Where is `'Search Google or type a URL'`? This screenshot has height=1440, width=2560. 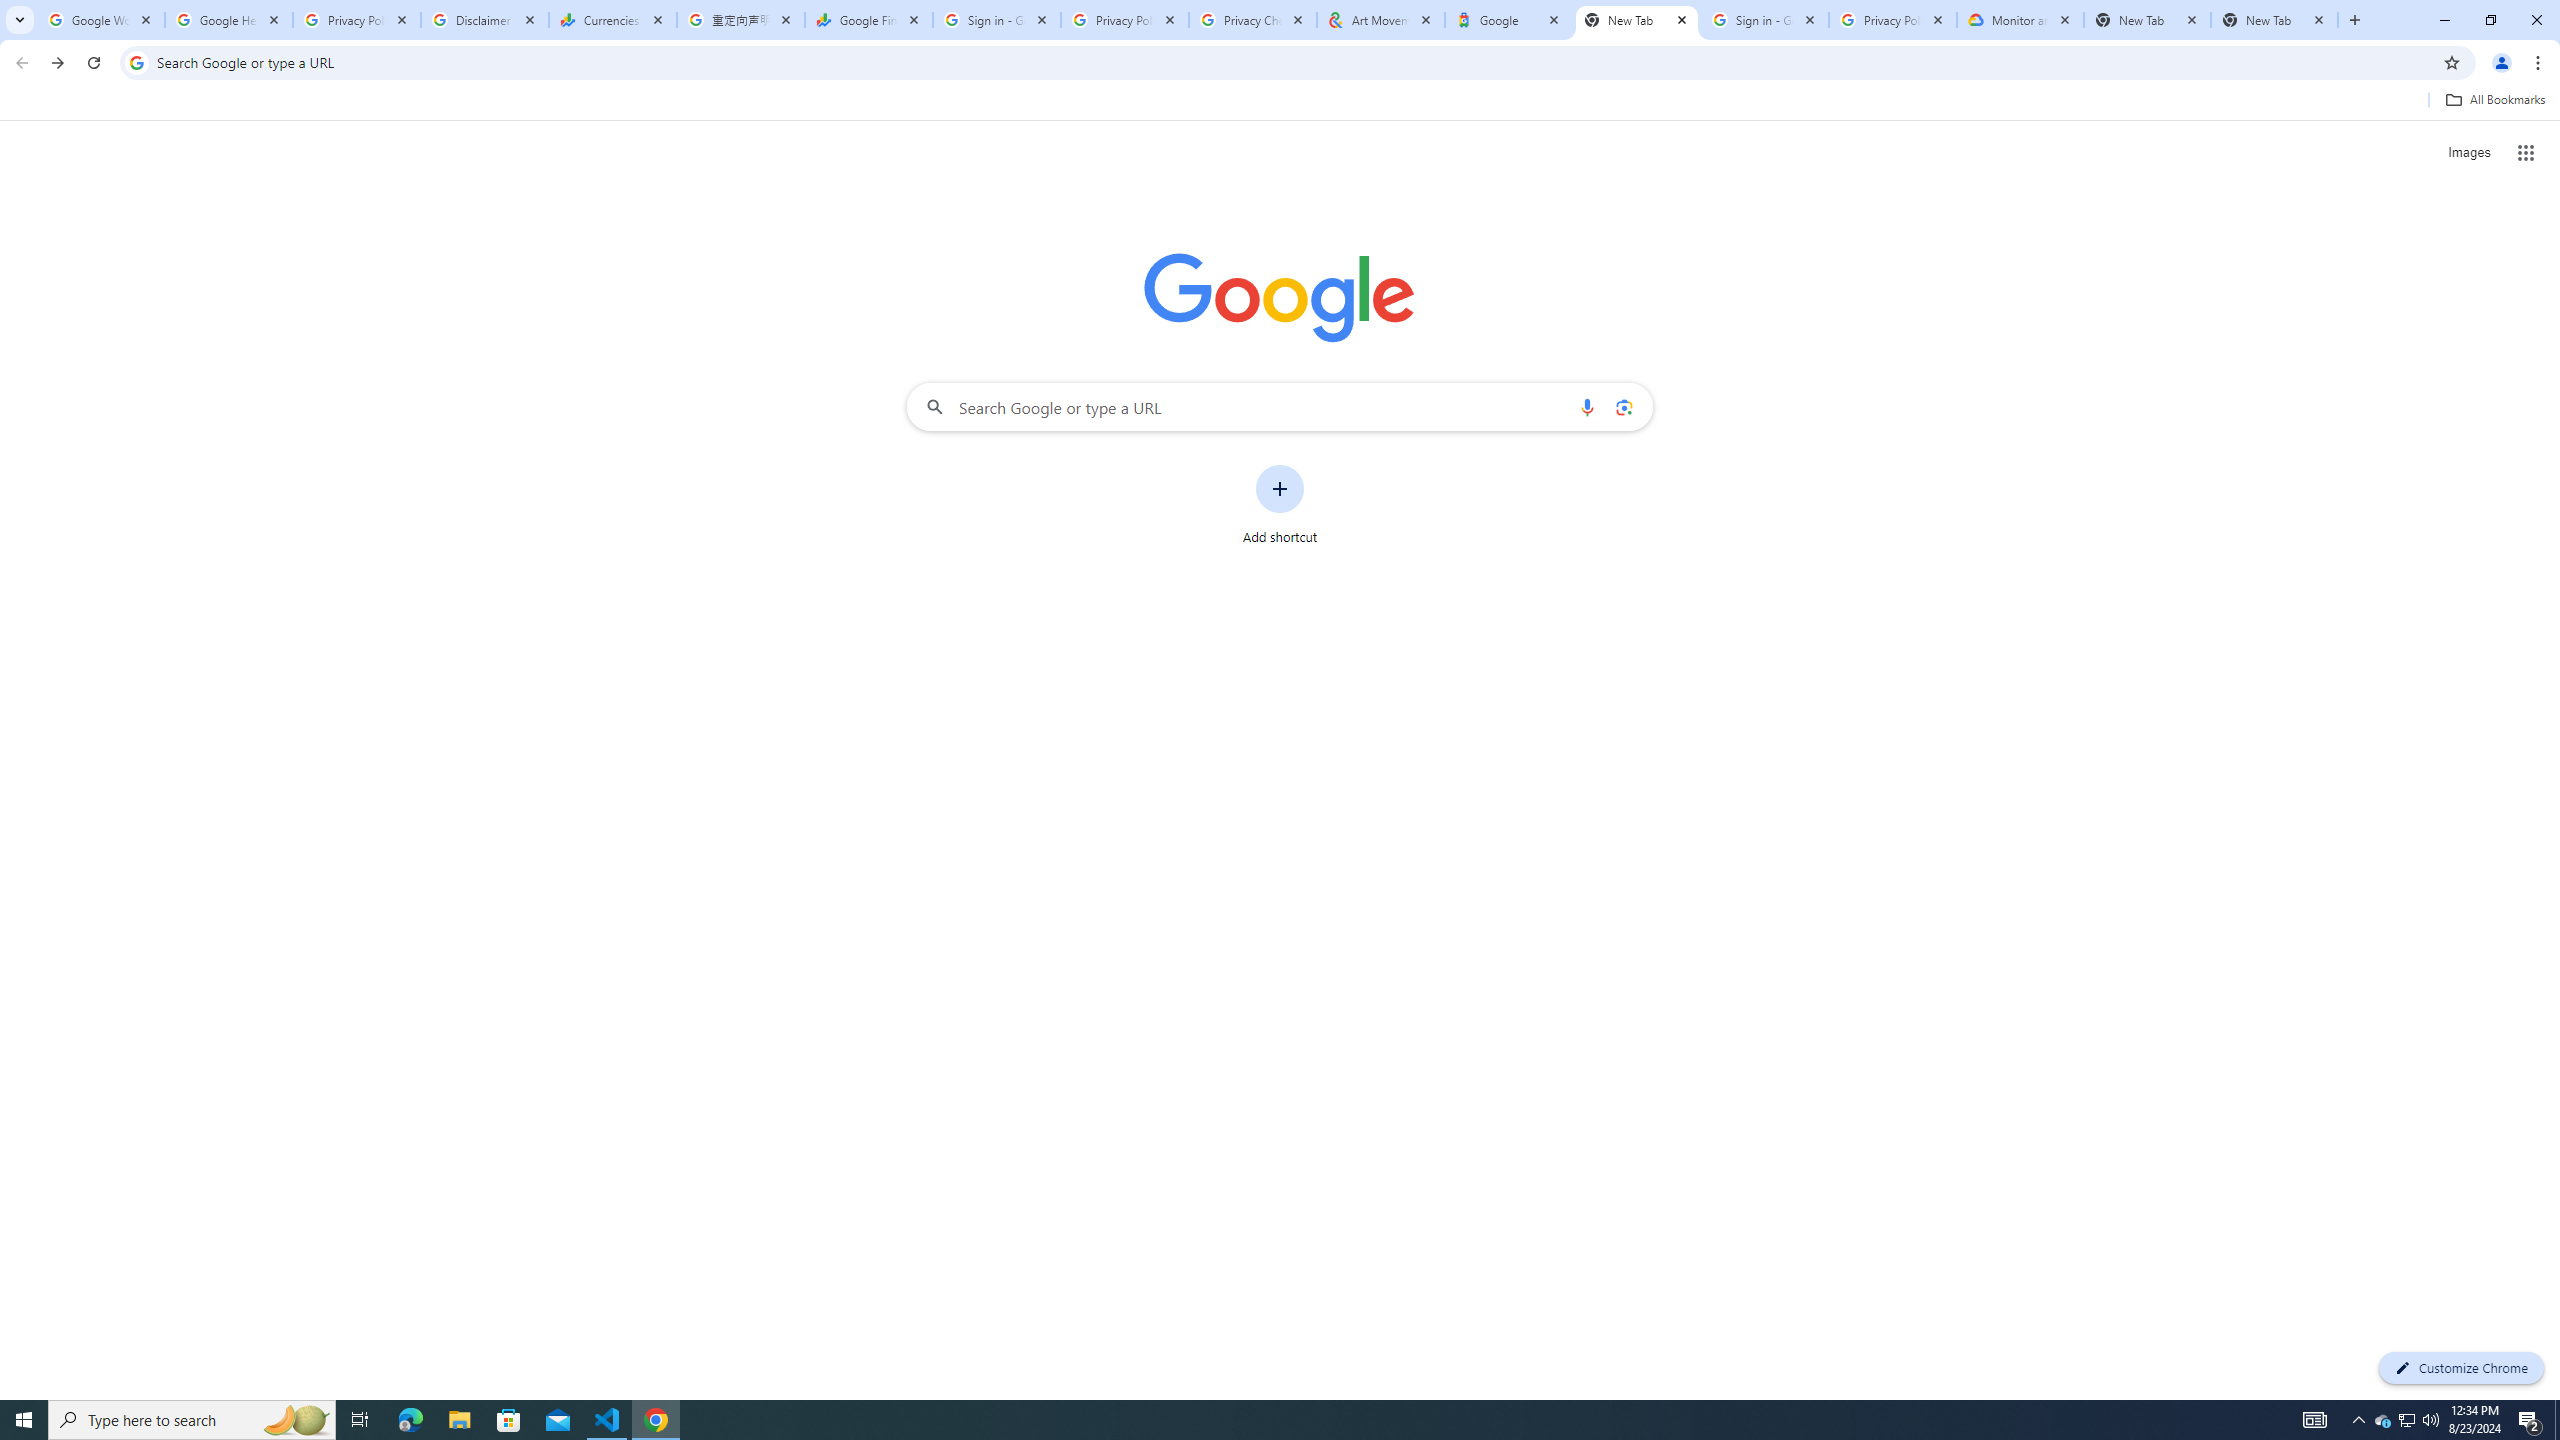
'Search Google or type a URL' is located at coordinates (1280, 405).